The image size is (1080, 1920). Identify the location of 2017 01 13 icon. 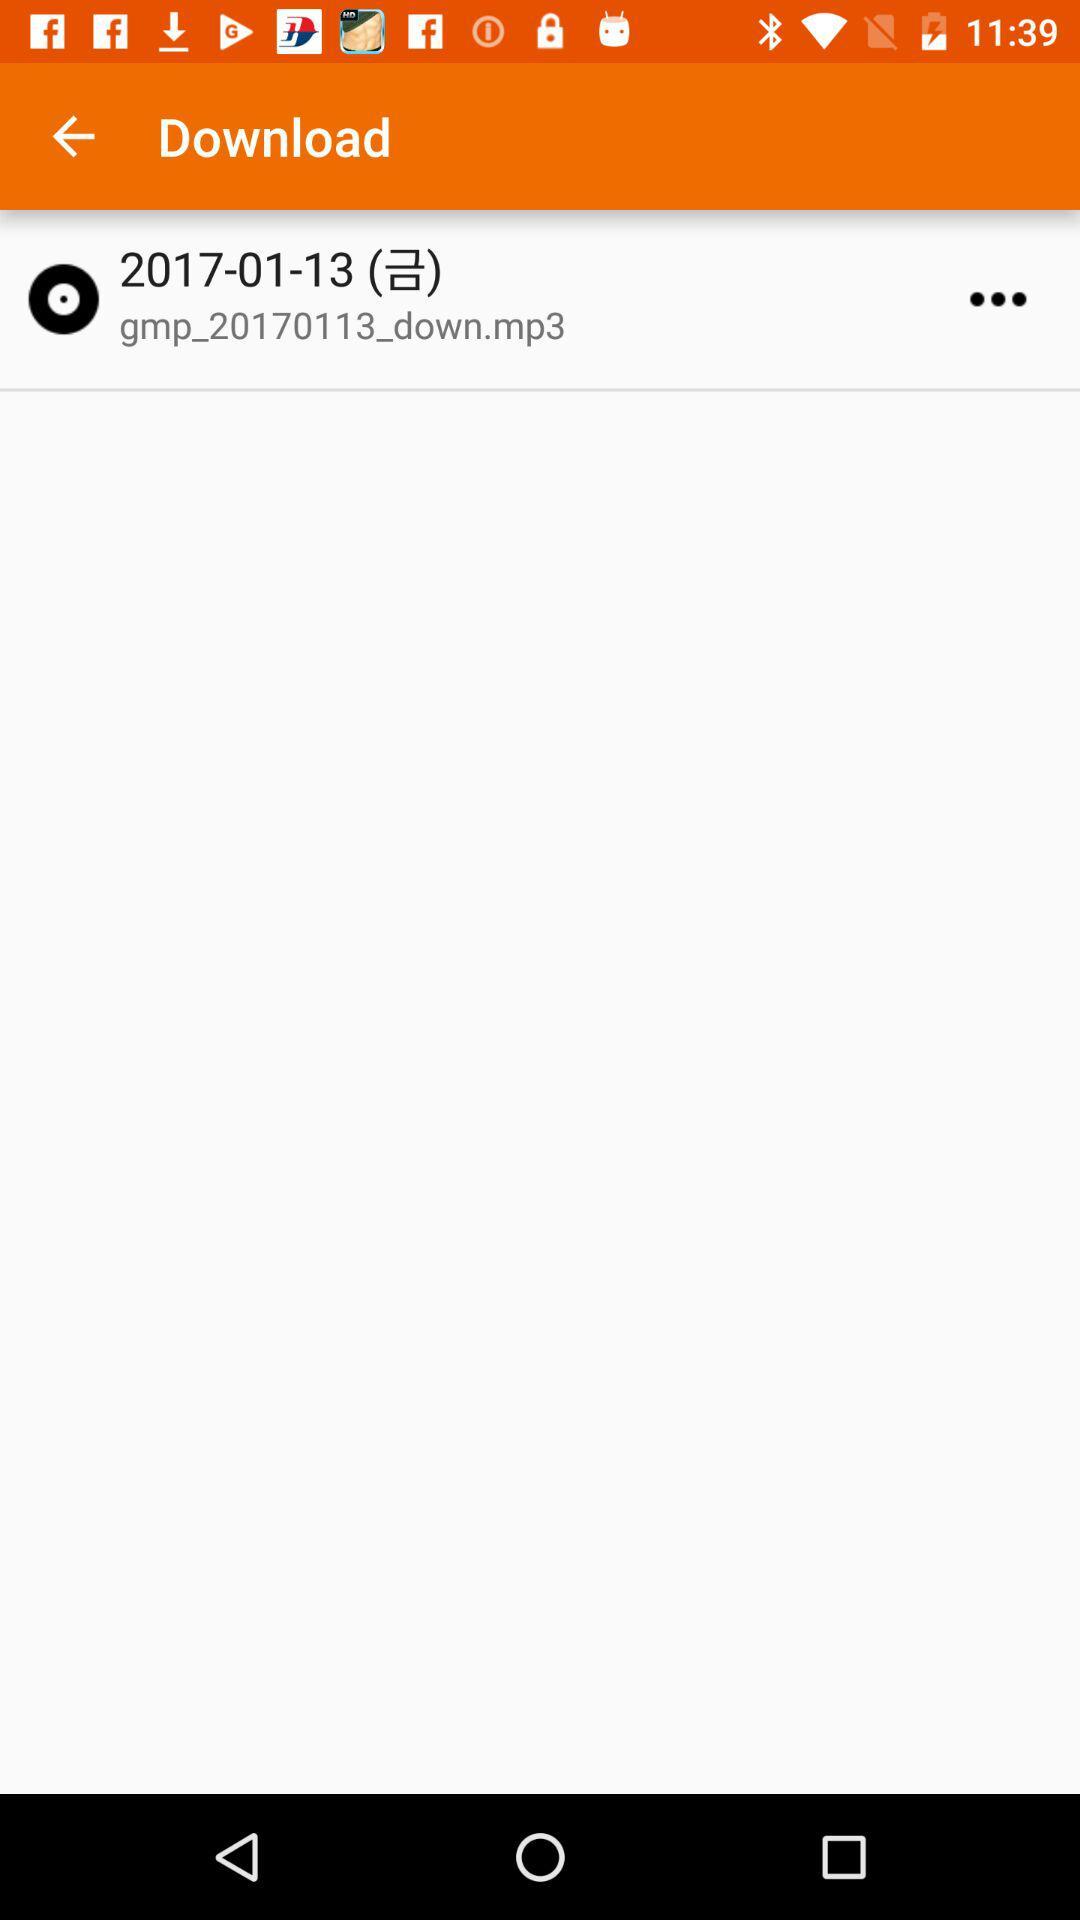
(549, 267).